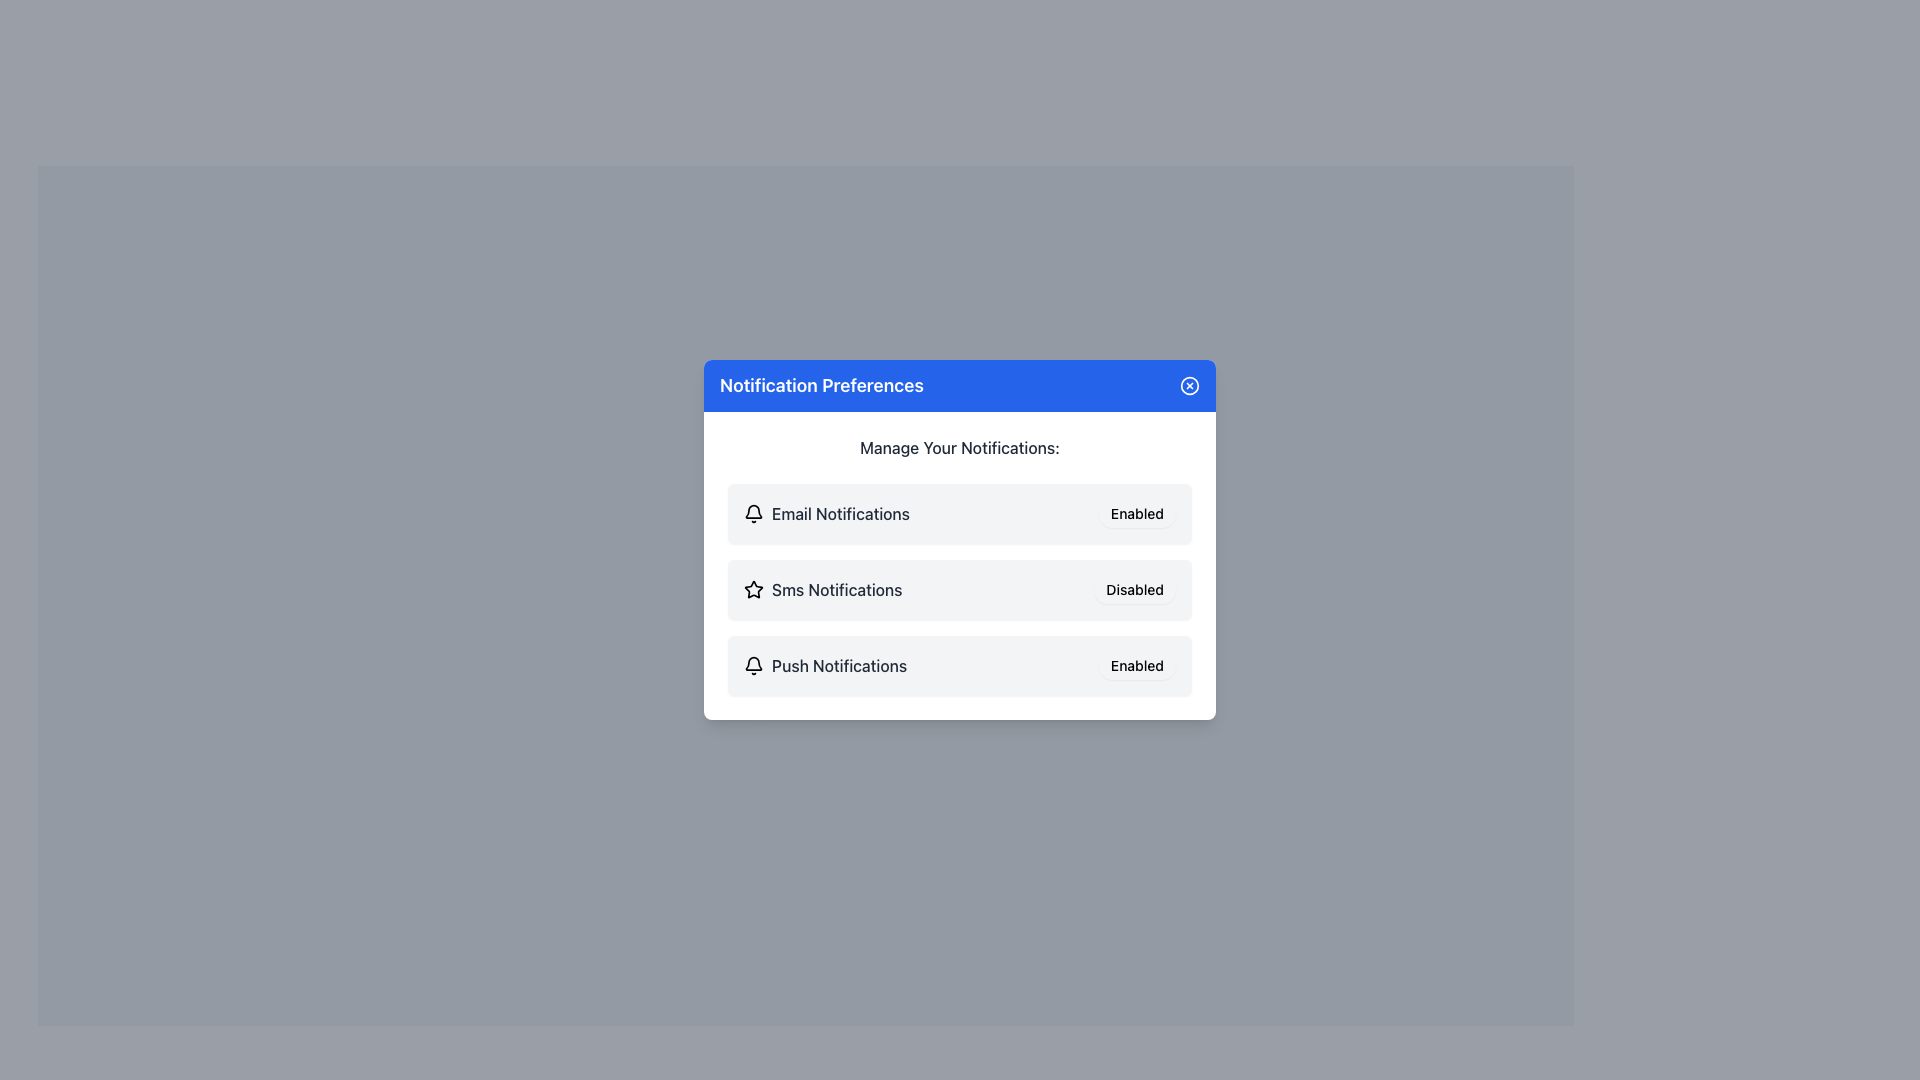  What do you see at coordinates (826, 512) in the screenshot?
I see `the label for email notifications located below 'Manage Your Notifications:'` at bounding box center [826, 512].